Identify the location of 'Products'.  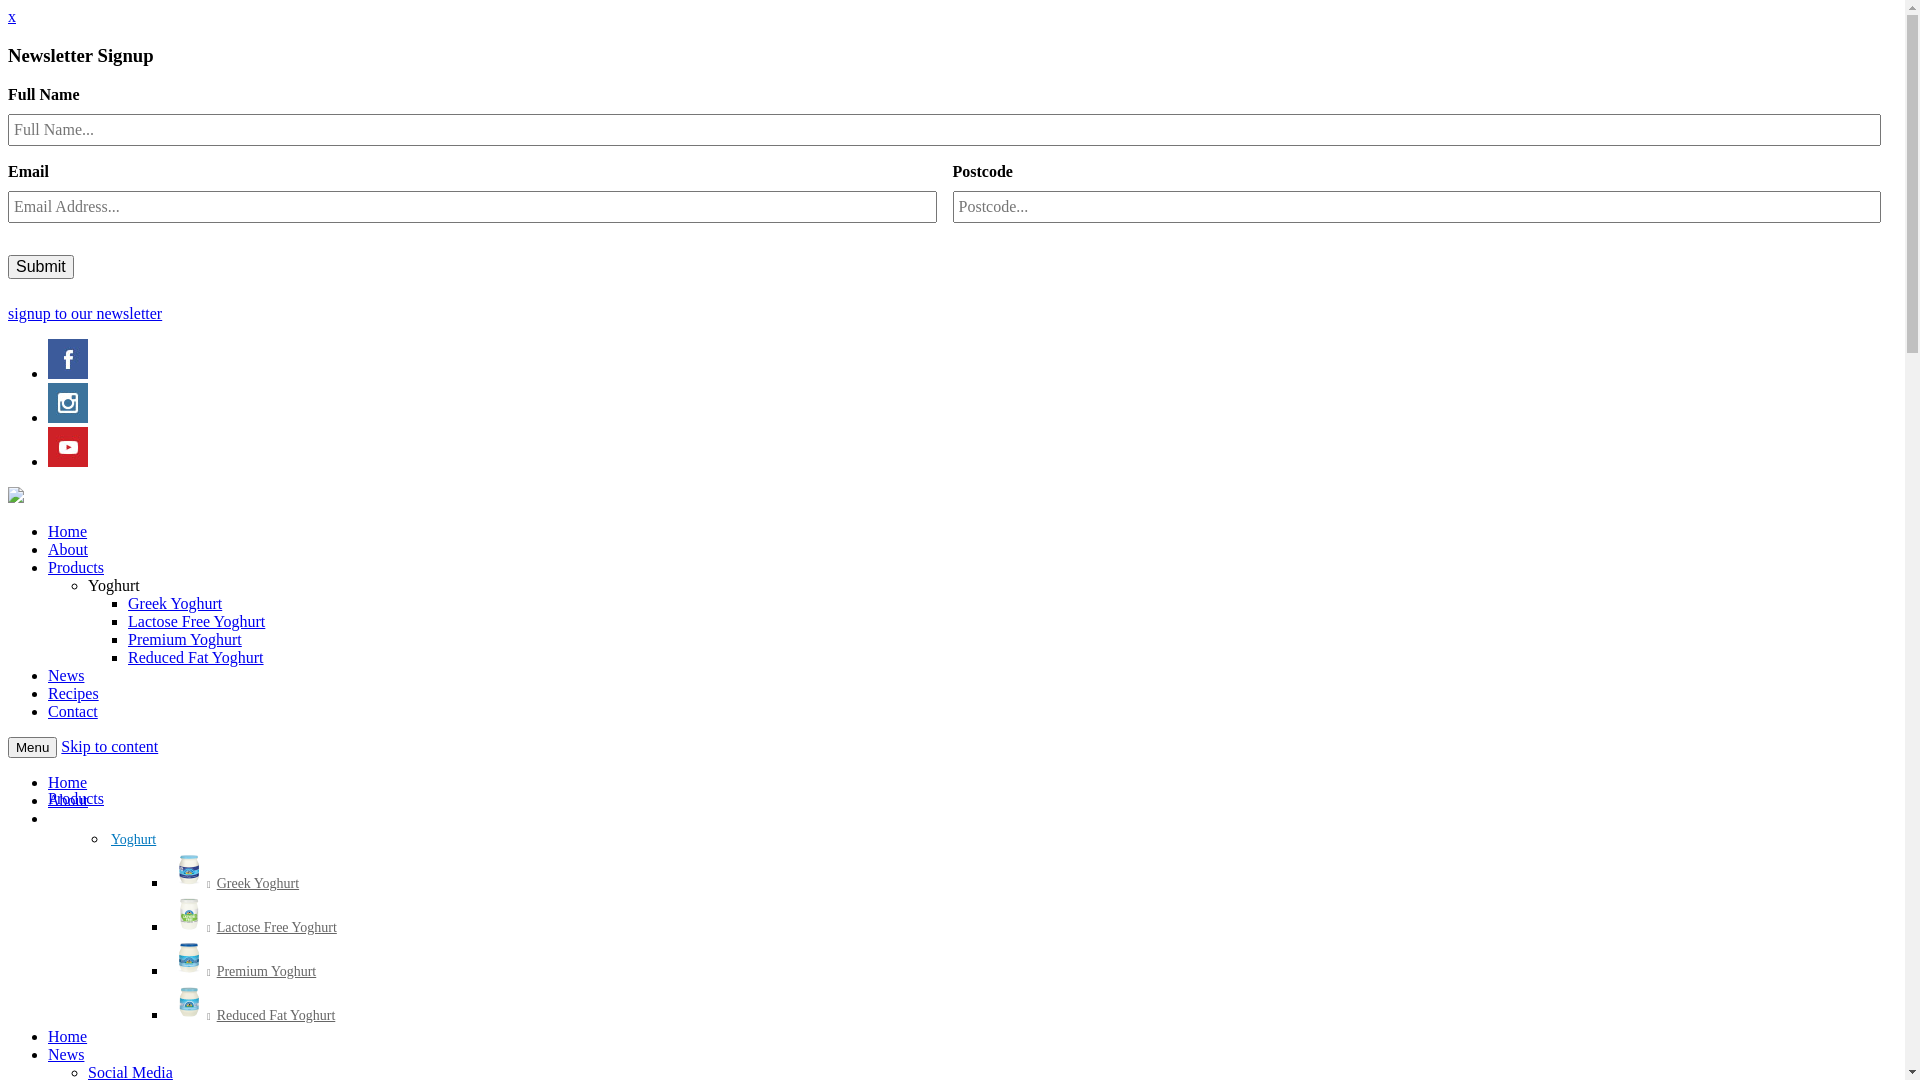
(76, 567).